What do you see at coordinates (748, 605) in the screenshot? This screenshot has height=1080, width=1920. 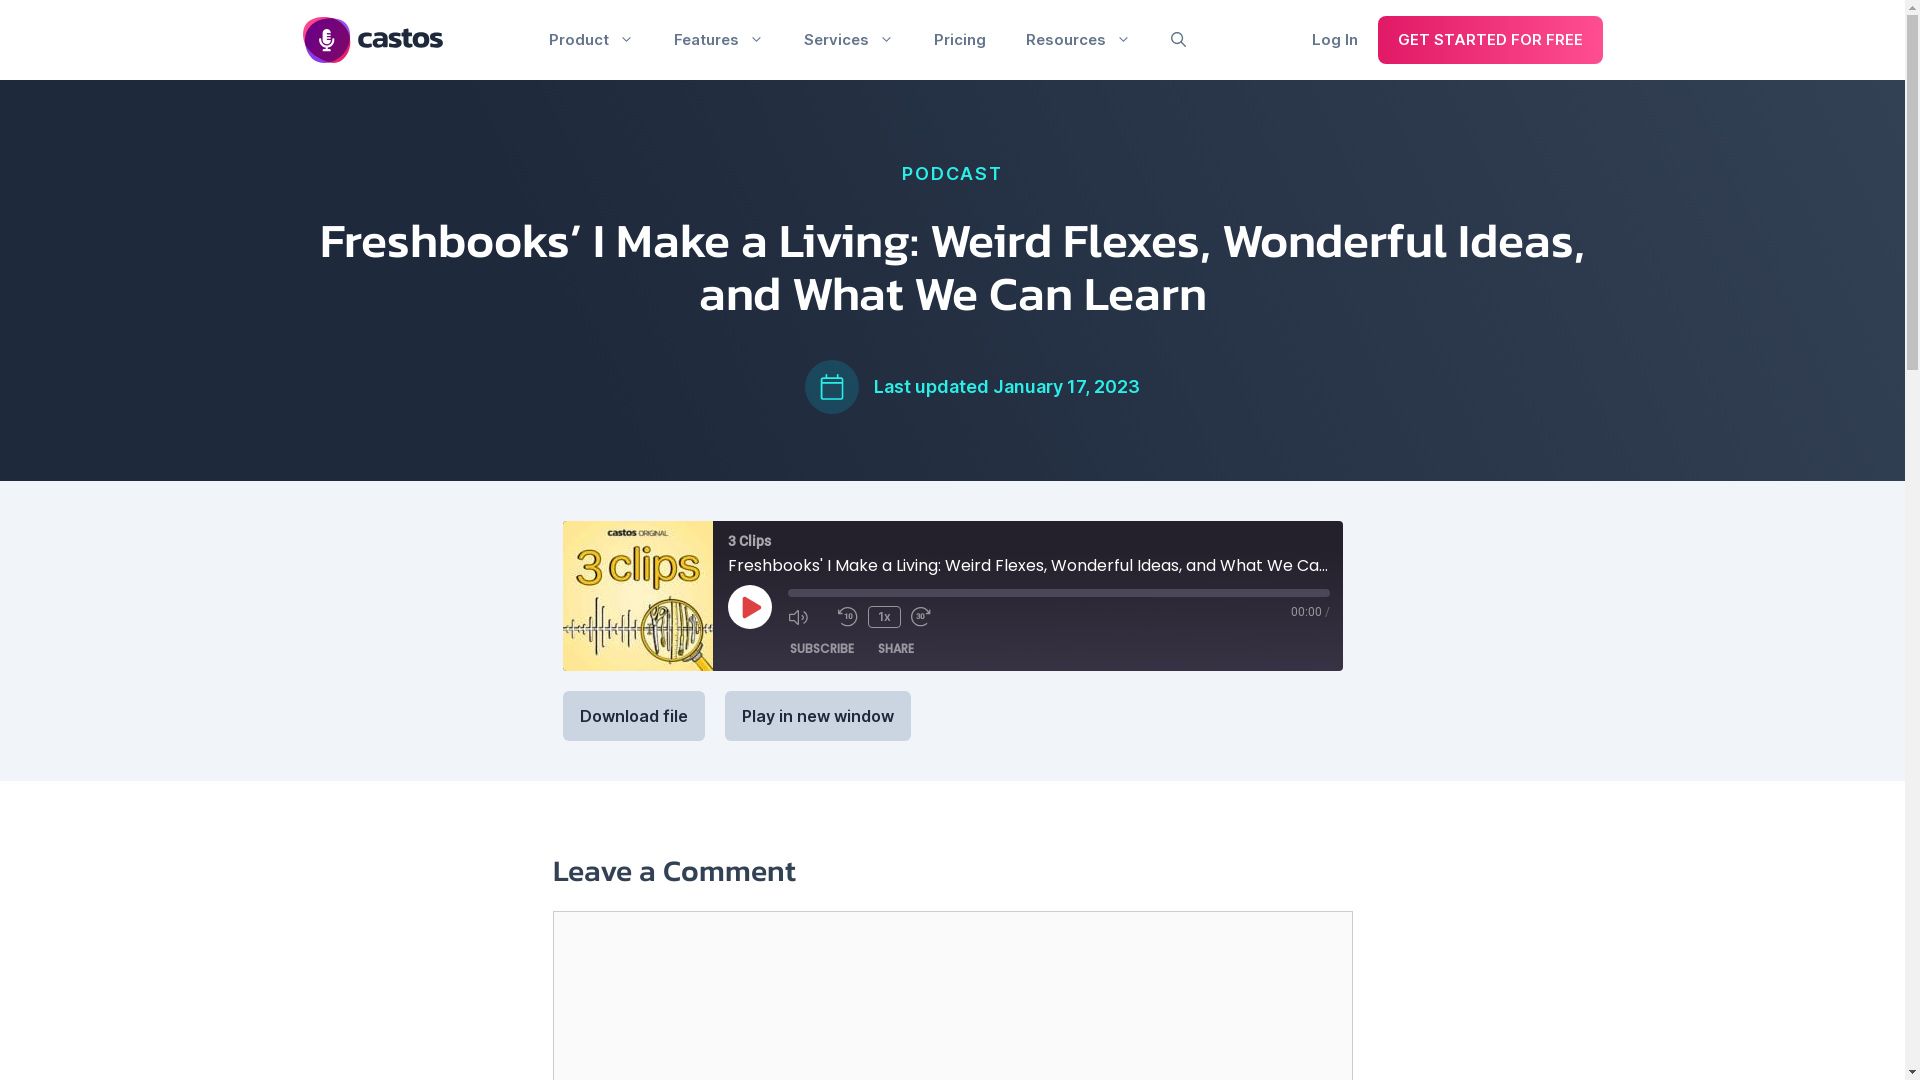 I see `'Play Episode'` at bounding box center [748, 605].